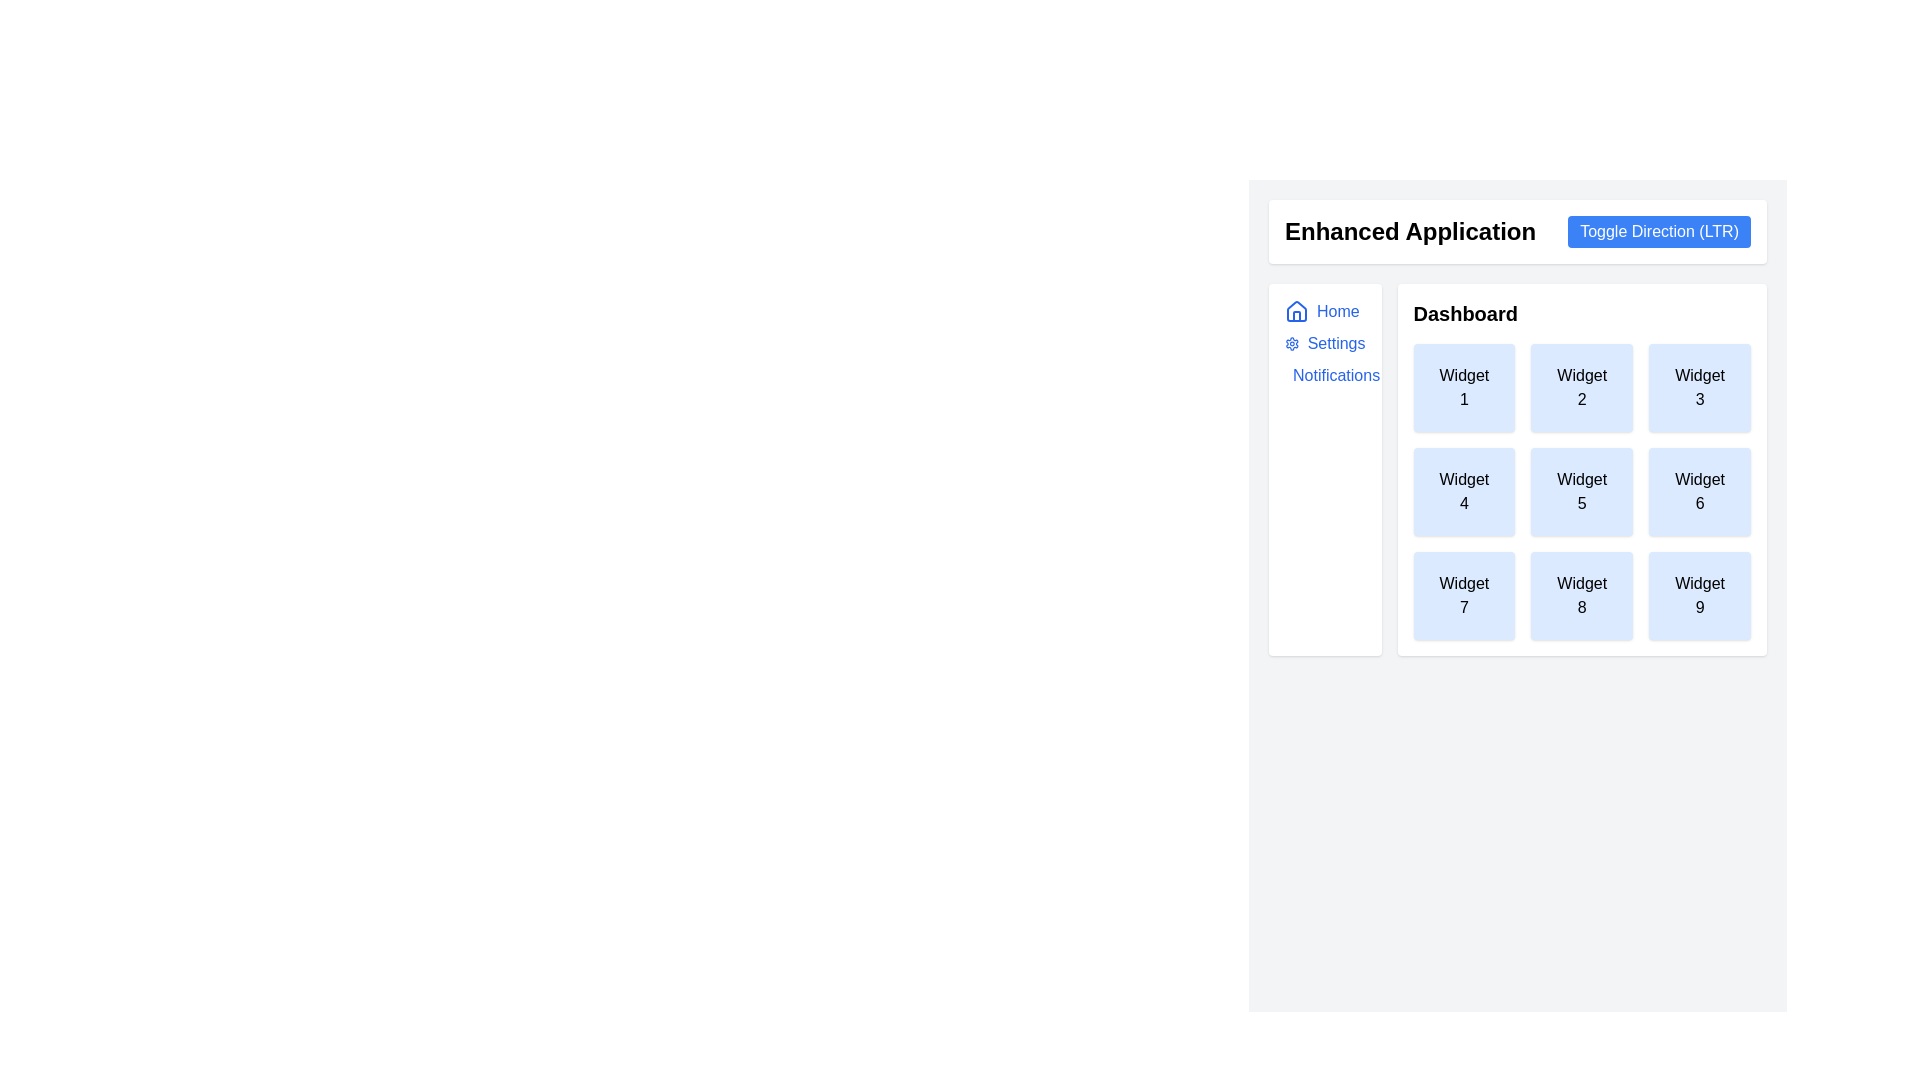  I want to click on the navigational text label located in the left-side navigation pane, which is immediately to the right of the house-shaped icon, so click(1338, 312).